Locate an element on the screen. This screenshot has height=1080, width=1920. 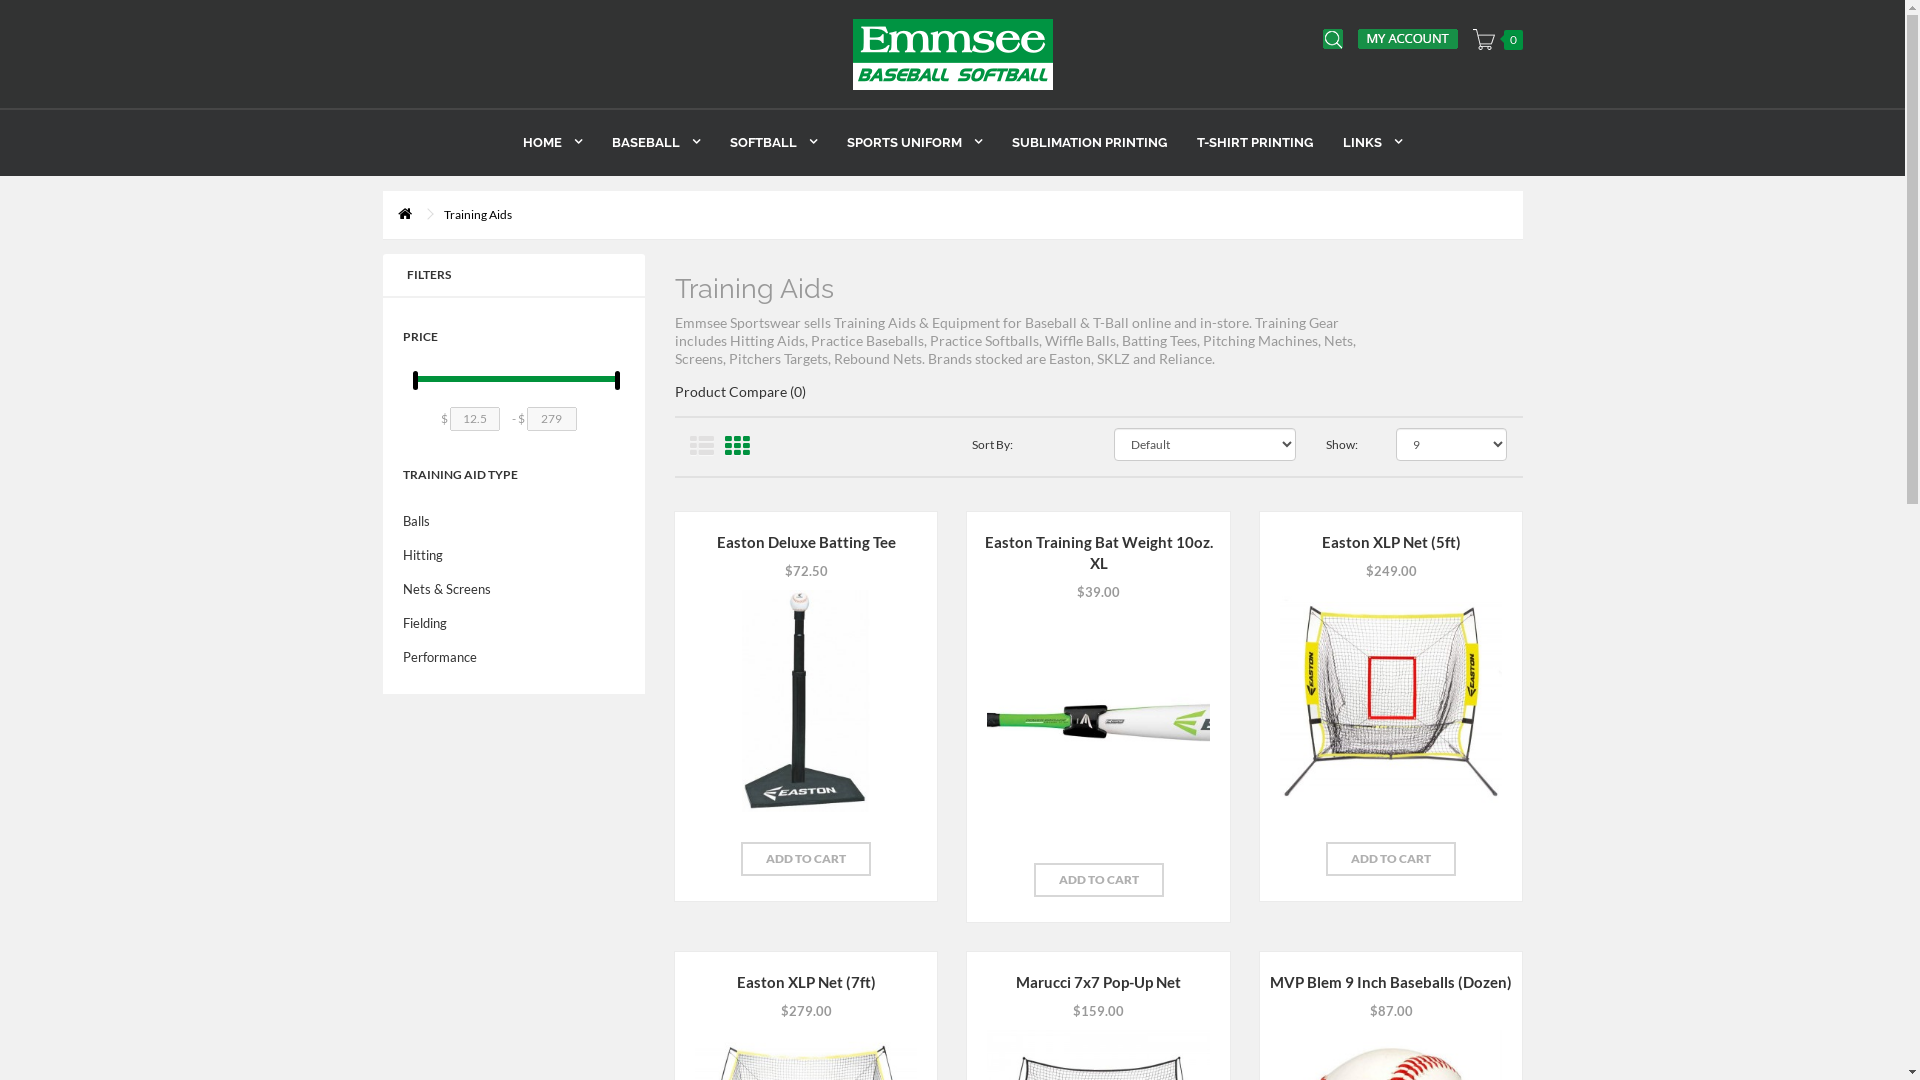
'ADD TO CART' is located at coordinates (1390, 858).